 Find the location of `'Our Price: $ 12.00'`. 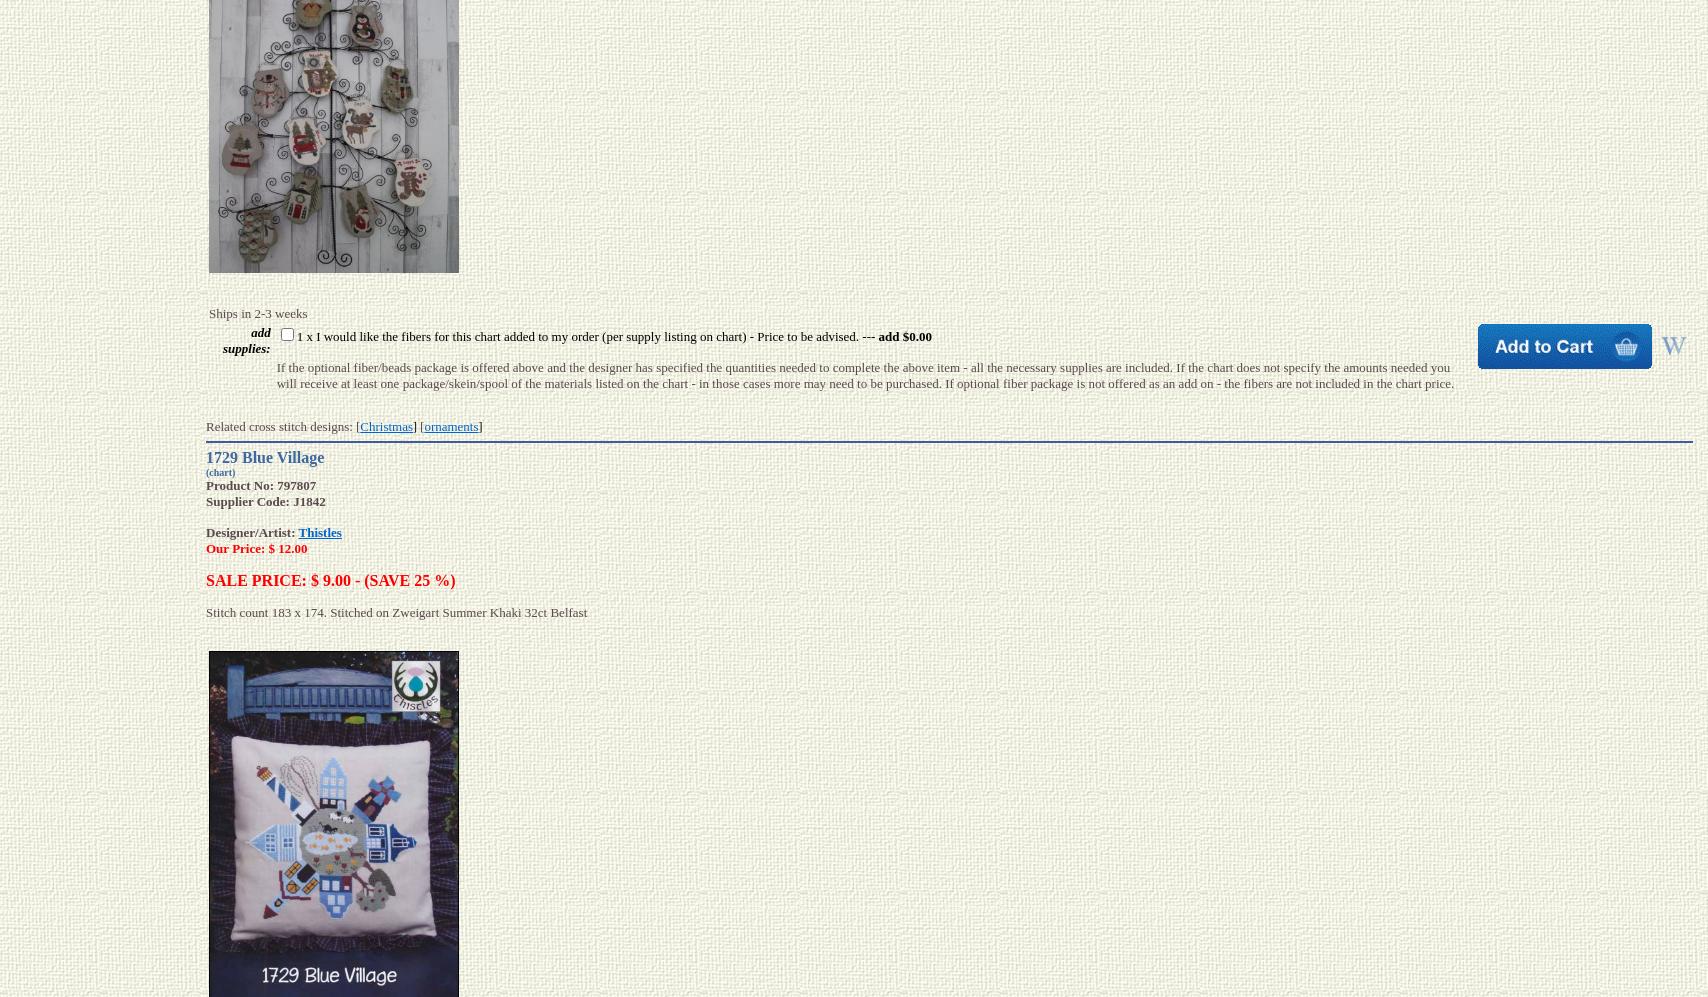

'Our Price: $ 12.00' is located at coordinates (256, 548).